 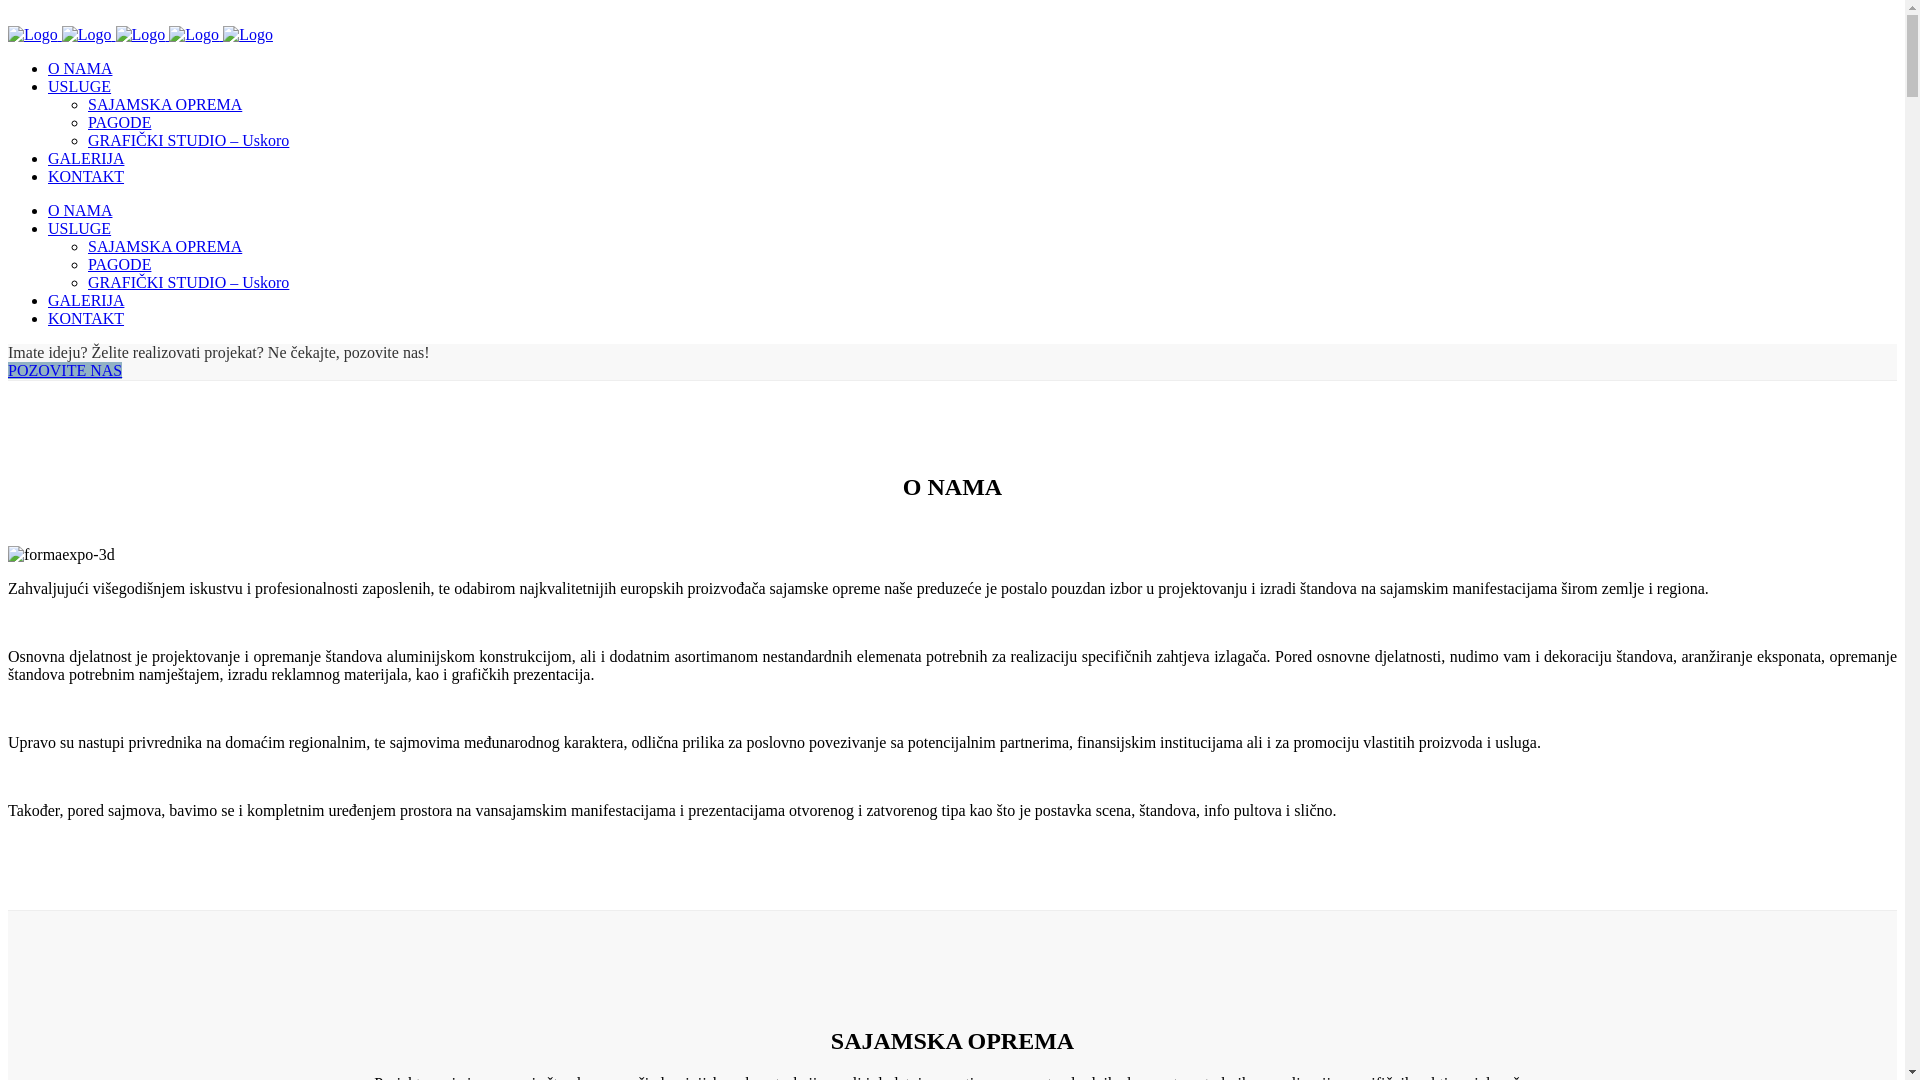 I want to click on 'PAGODE', so click(x=118, y=122).